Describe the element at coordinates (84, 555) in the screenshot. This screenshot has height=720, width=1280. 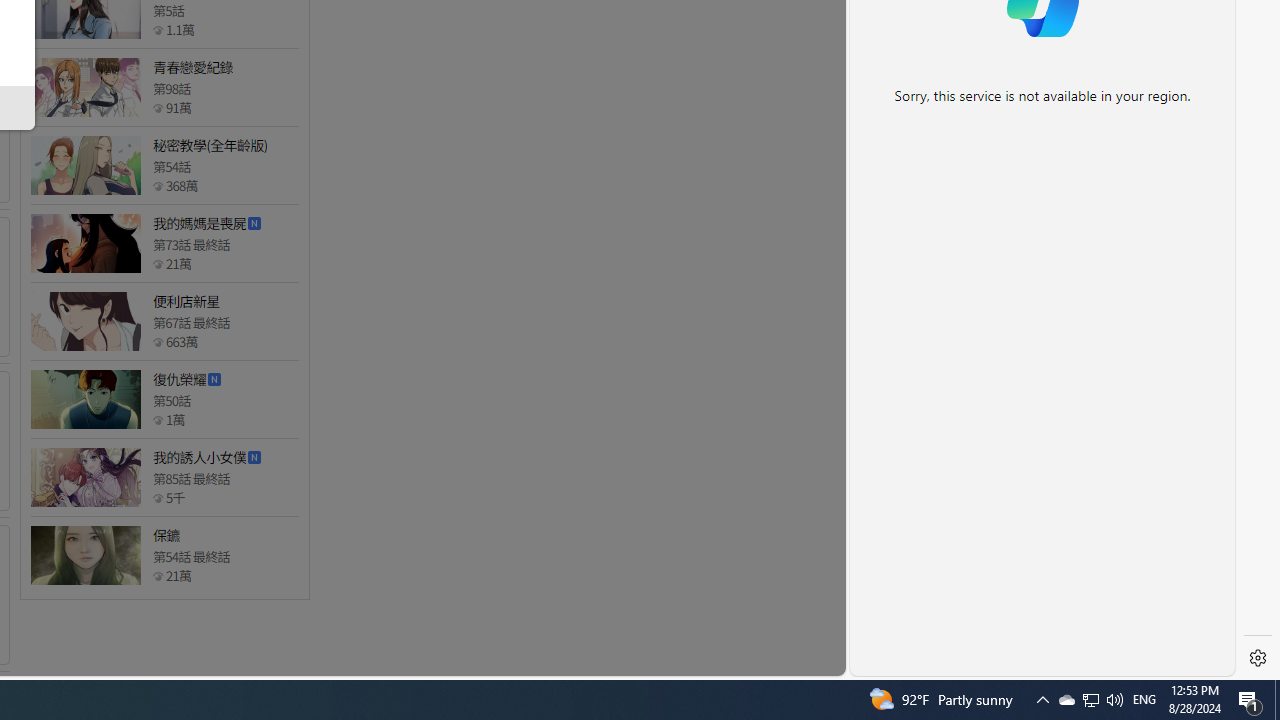
I see `'Class: thumb_img'` at that location.